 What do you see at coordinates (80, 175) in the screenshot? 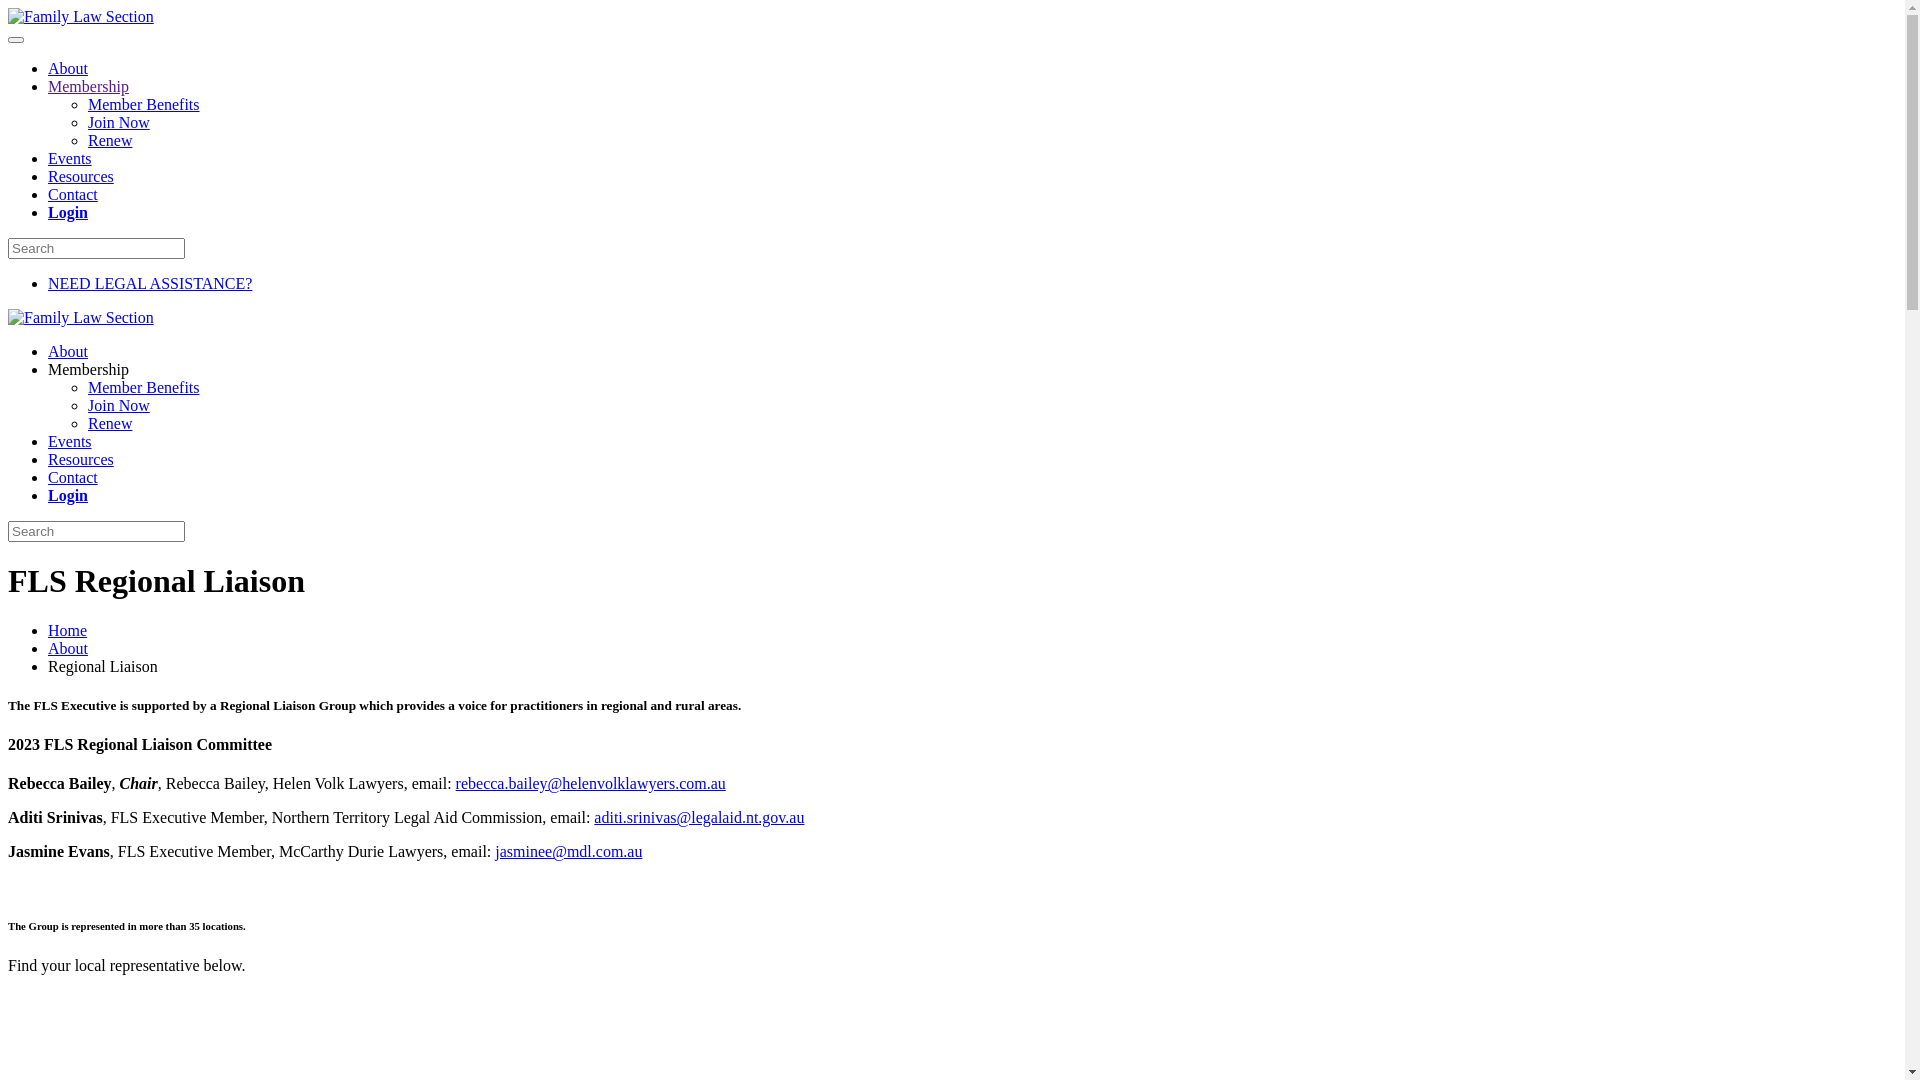
I see `'Resources'` at bounding box center [80, 175].